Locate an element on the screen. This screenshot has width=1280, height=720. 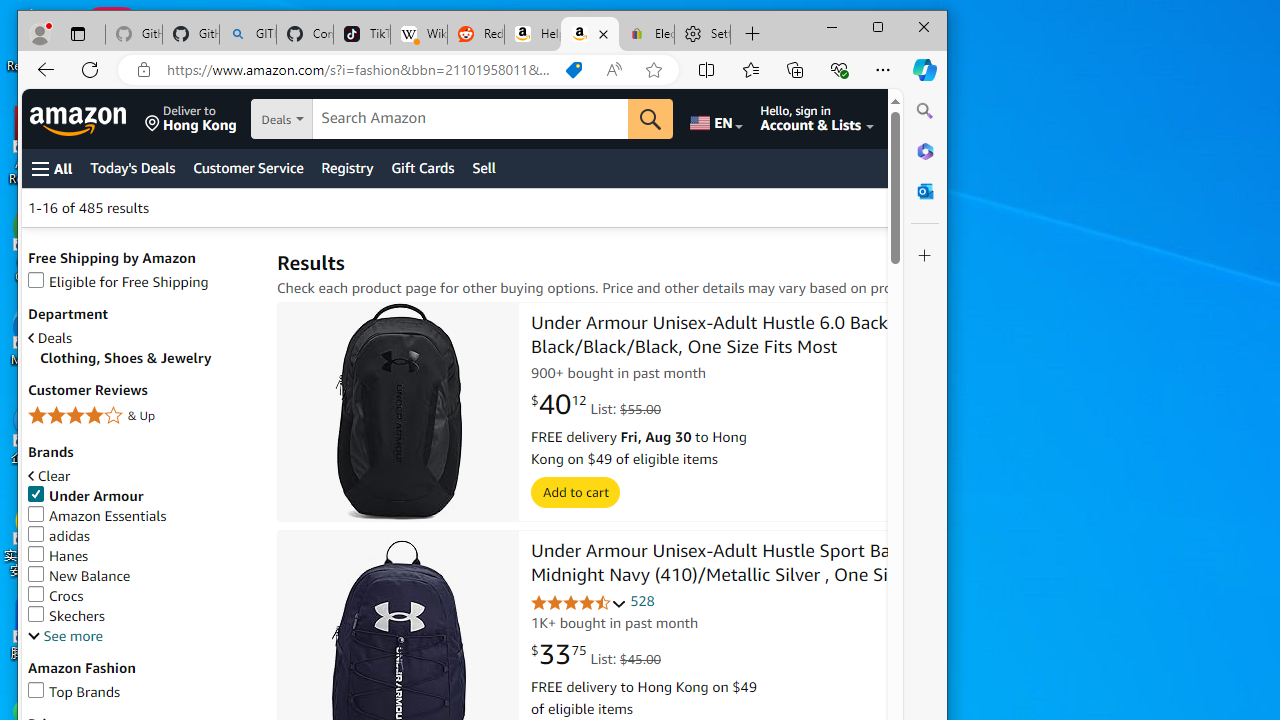
'Add to cart' is located at coordinates (575, 493).